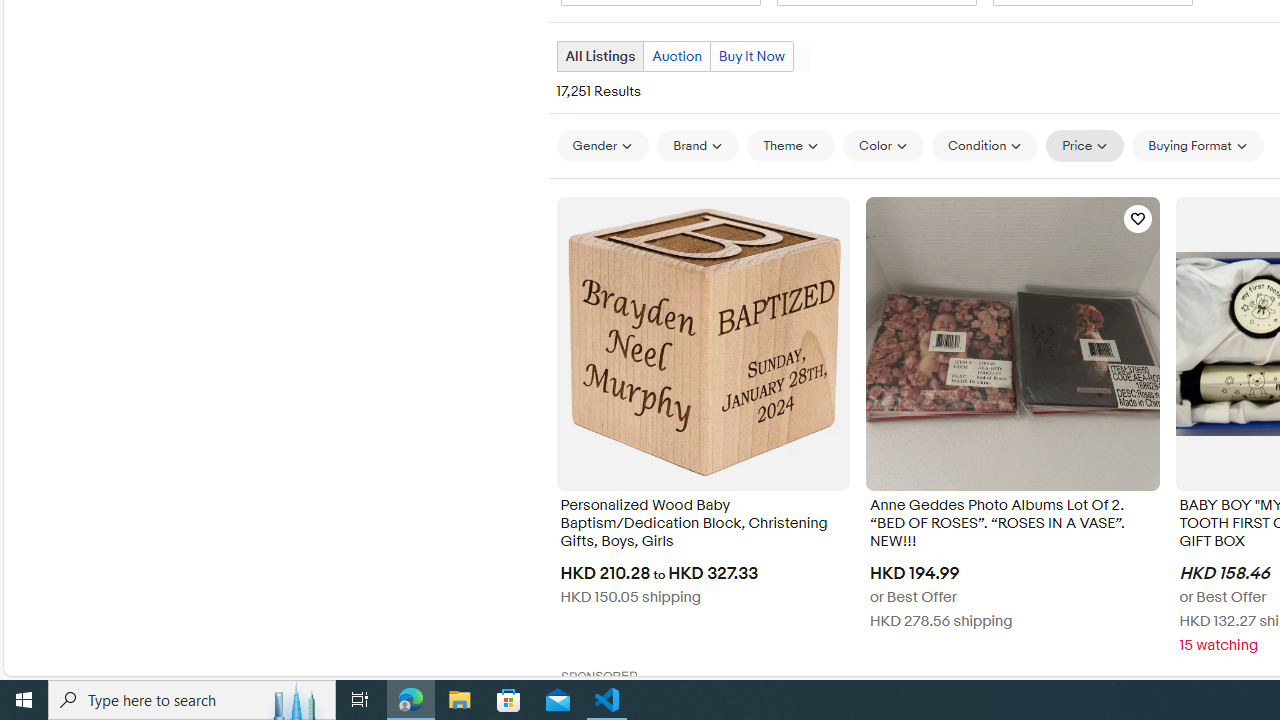 The image size is (1280, 720). Describe the element at coordinates (882, 144) in the screenshot. I see `'Color'` at that location.